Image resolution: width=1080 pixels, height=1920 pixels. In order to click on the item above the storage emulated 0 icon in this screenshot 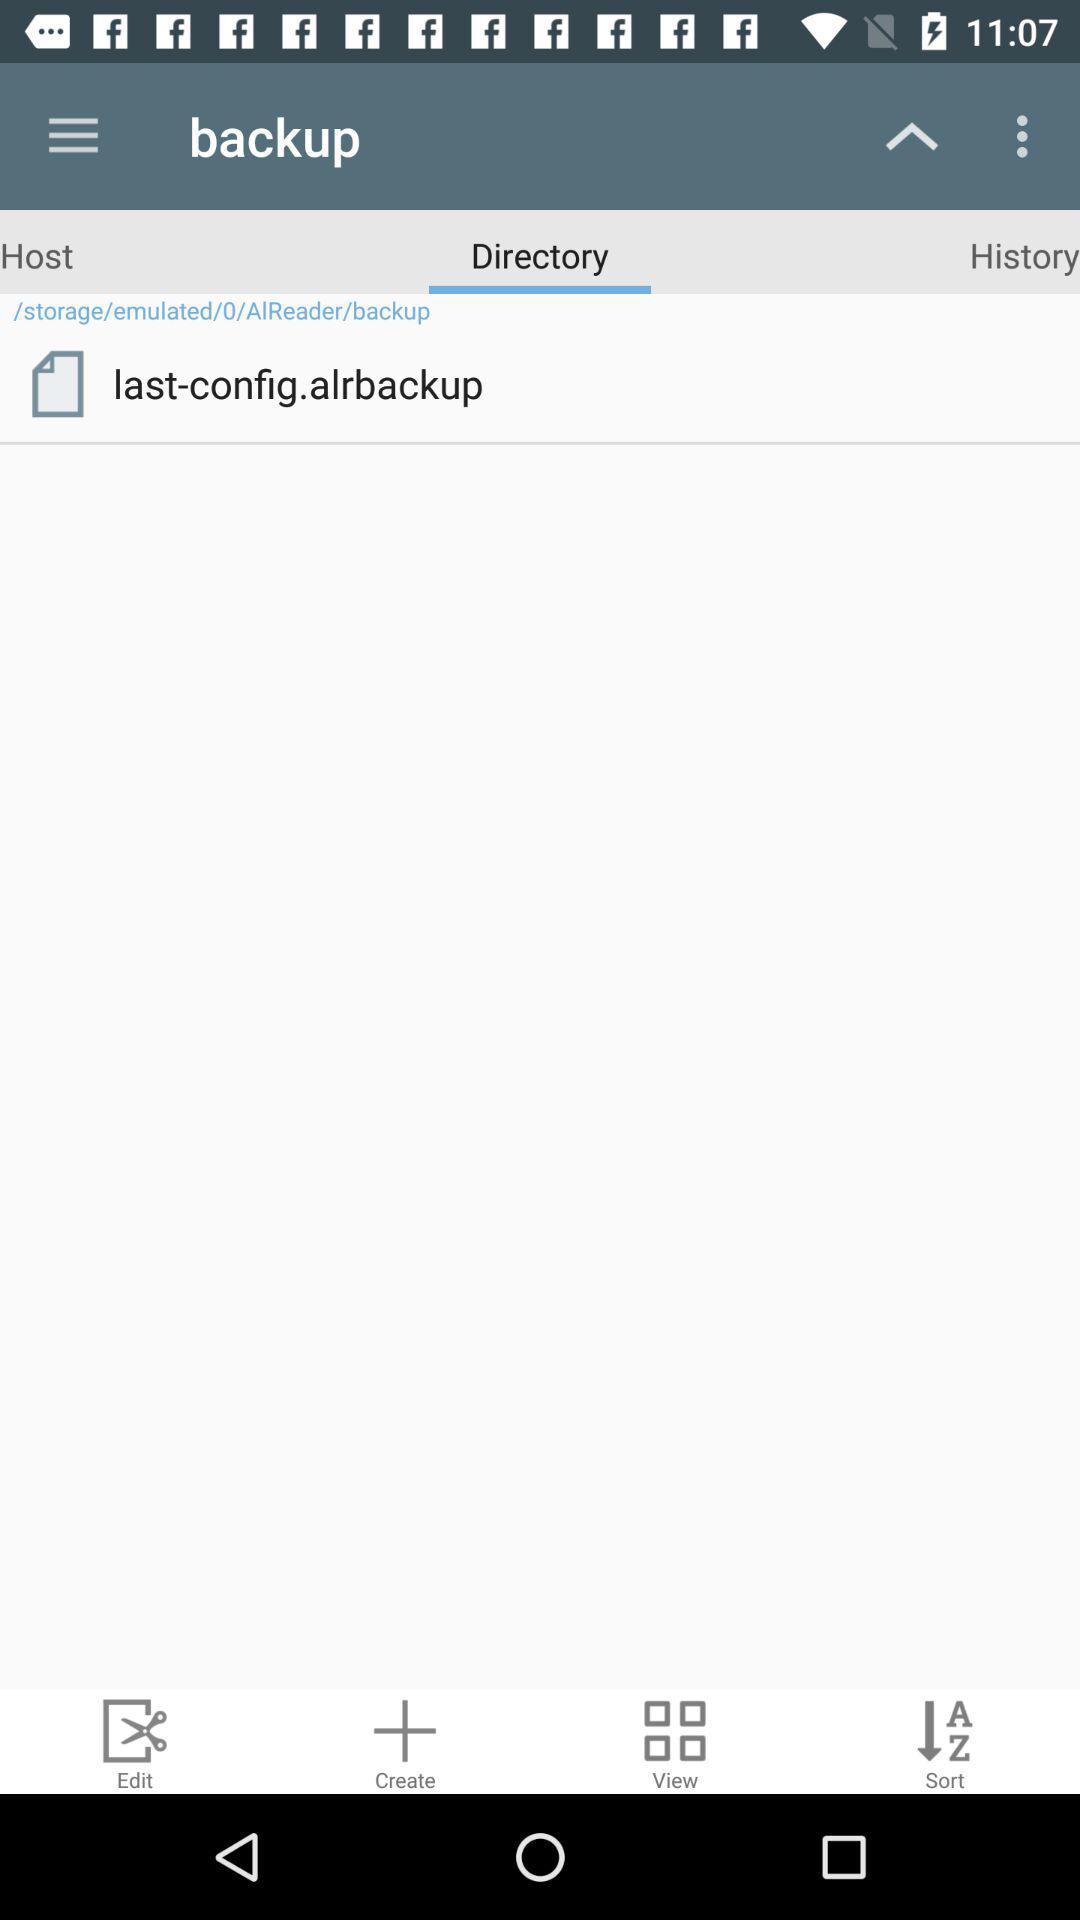, I will do `click(1024, 253)`.